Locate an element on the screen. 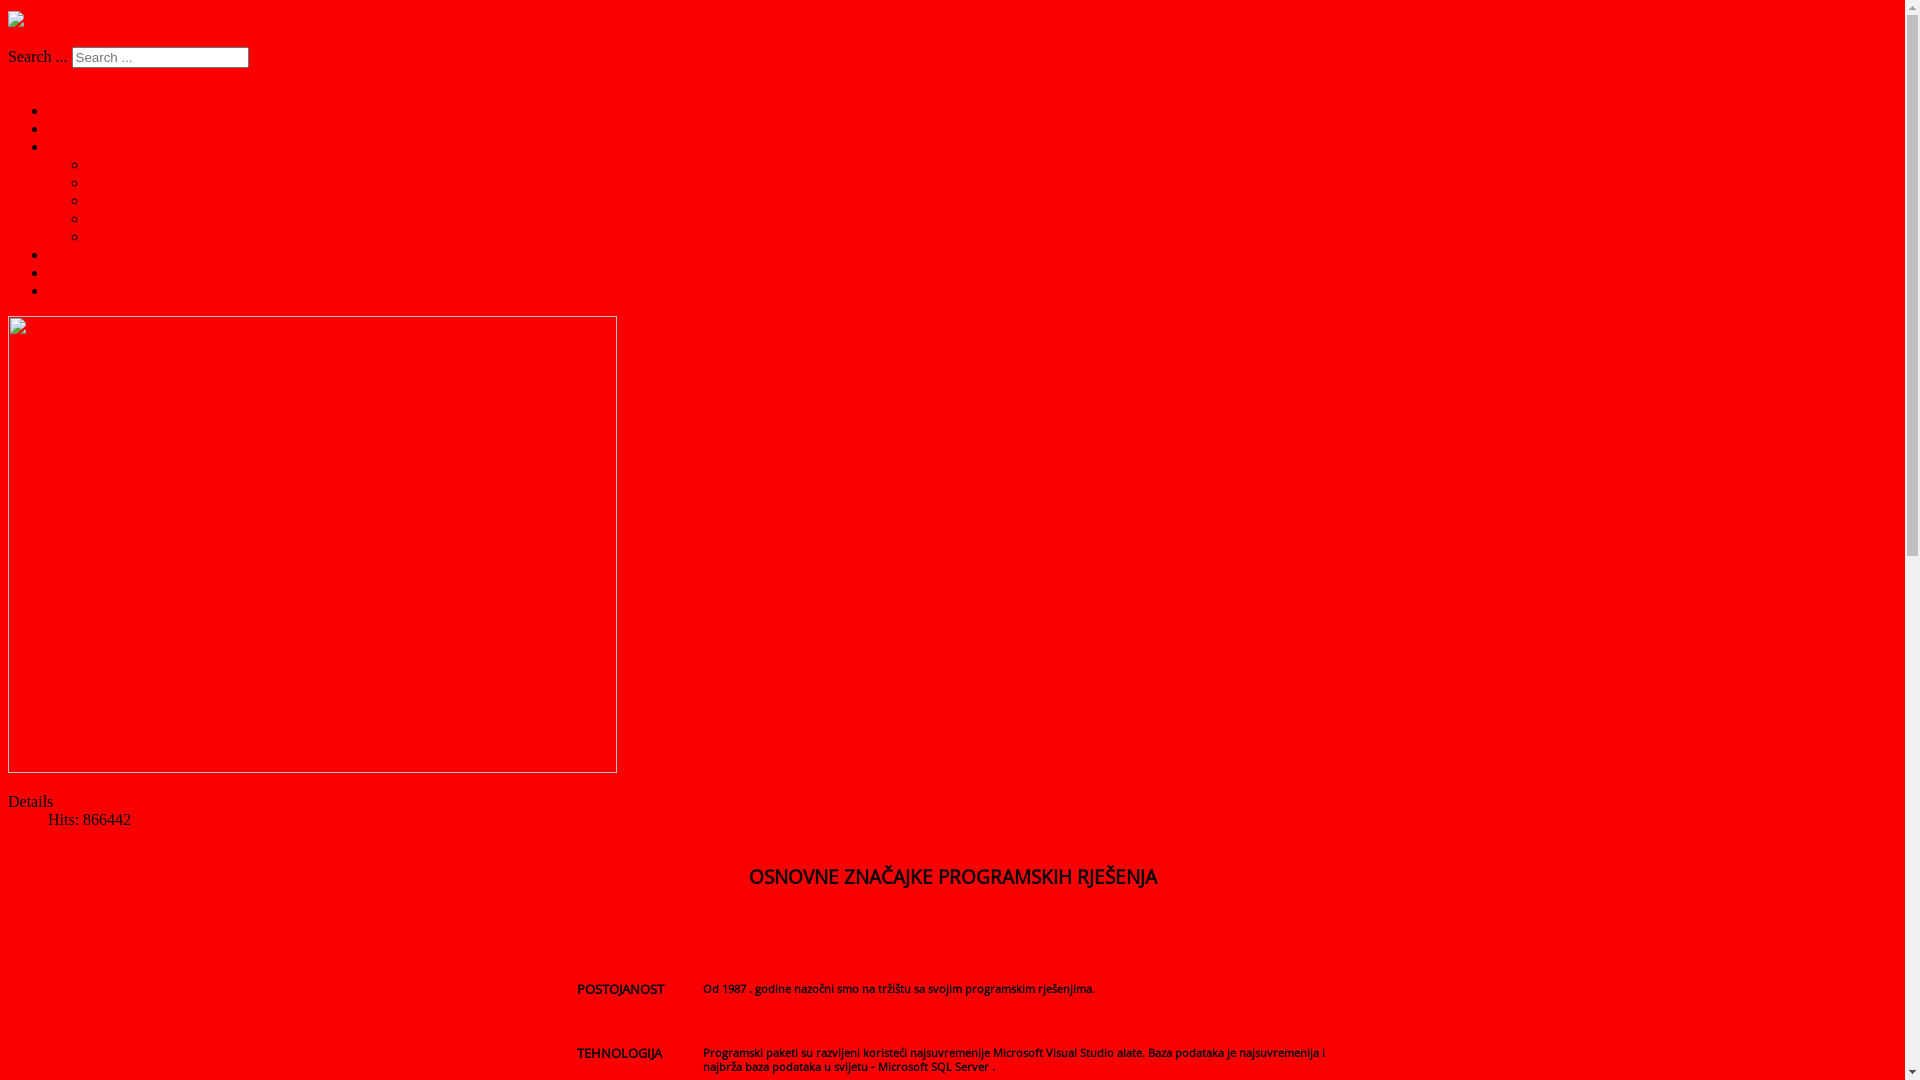 The image size is (1920, 1080). 'Programi' is located at coordinates (77, 128).